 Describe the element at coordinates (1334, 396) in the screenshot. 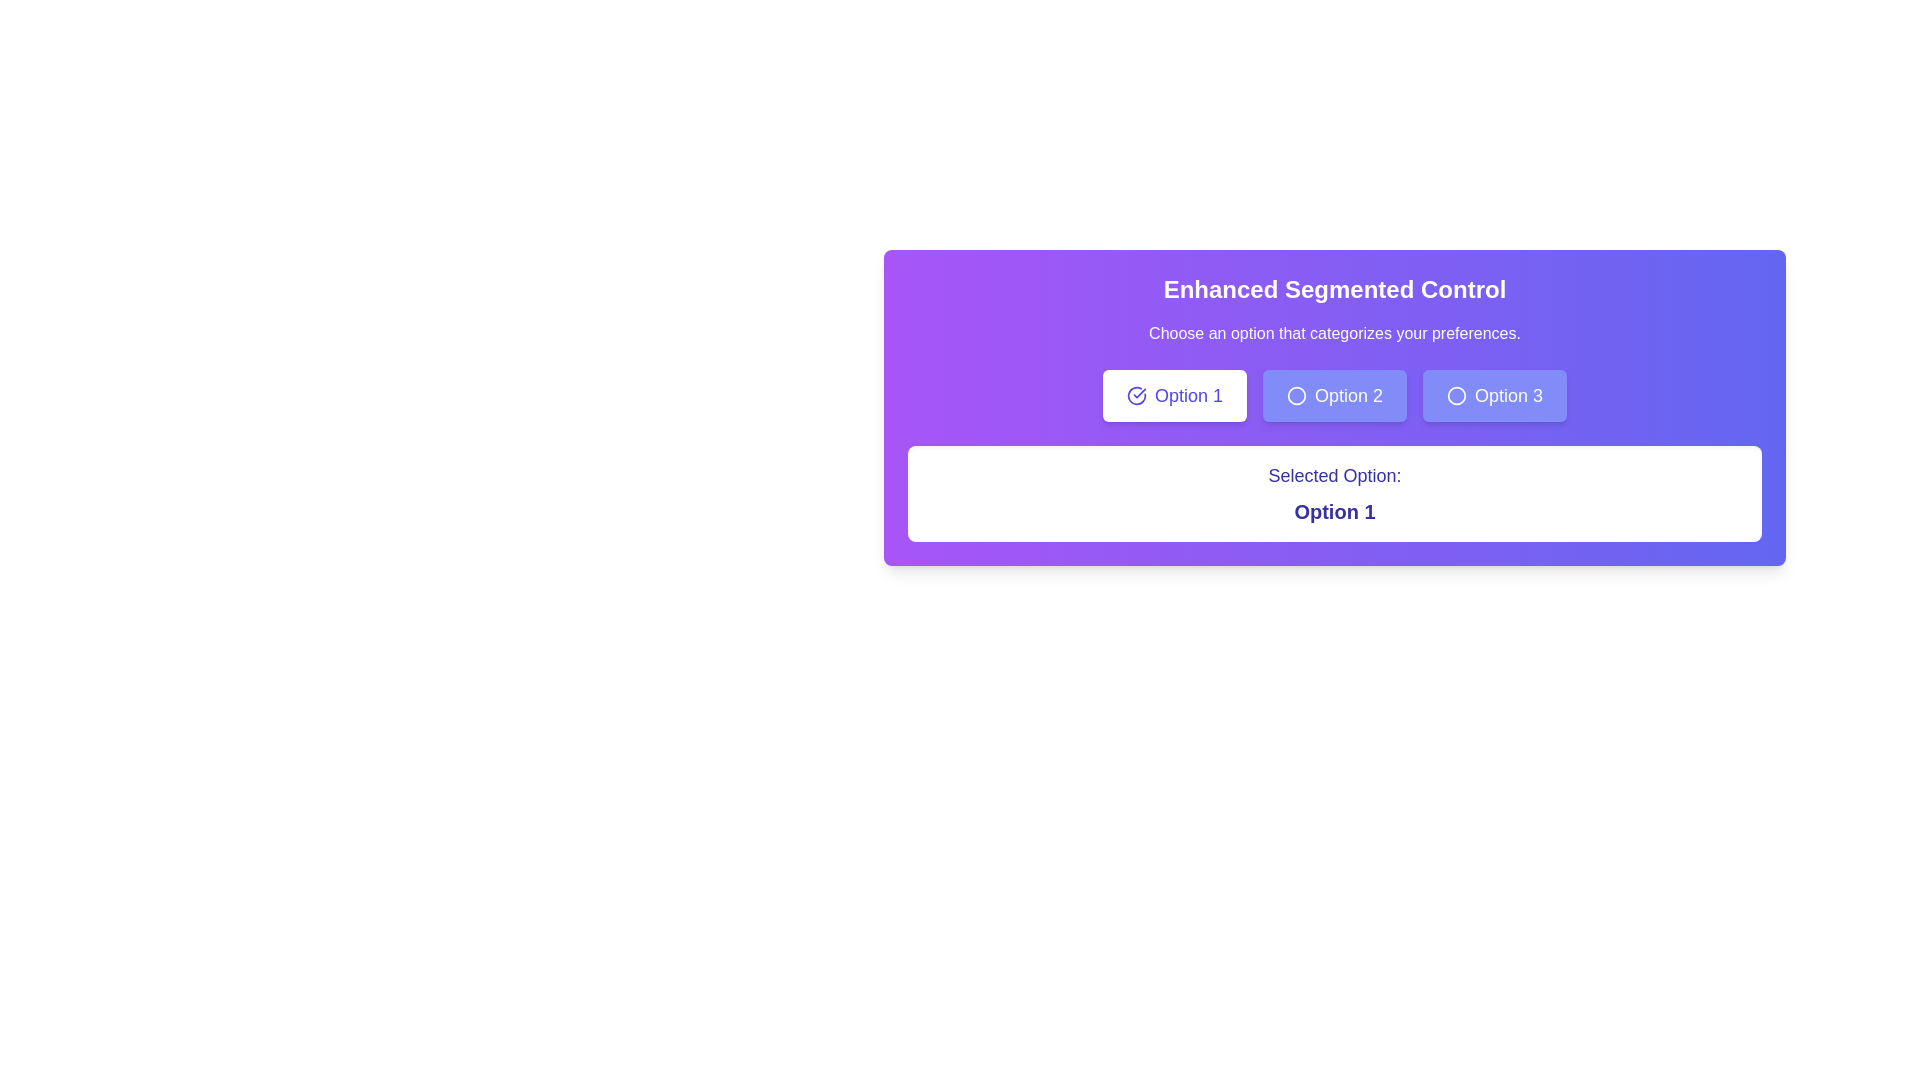

I see `the button labeled 'Option 2', which is a rectangular button with rounded corners and a light indigo background` at that location.